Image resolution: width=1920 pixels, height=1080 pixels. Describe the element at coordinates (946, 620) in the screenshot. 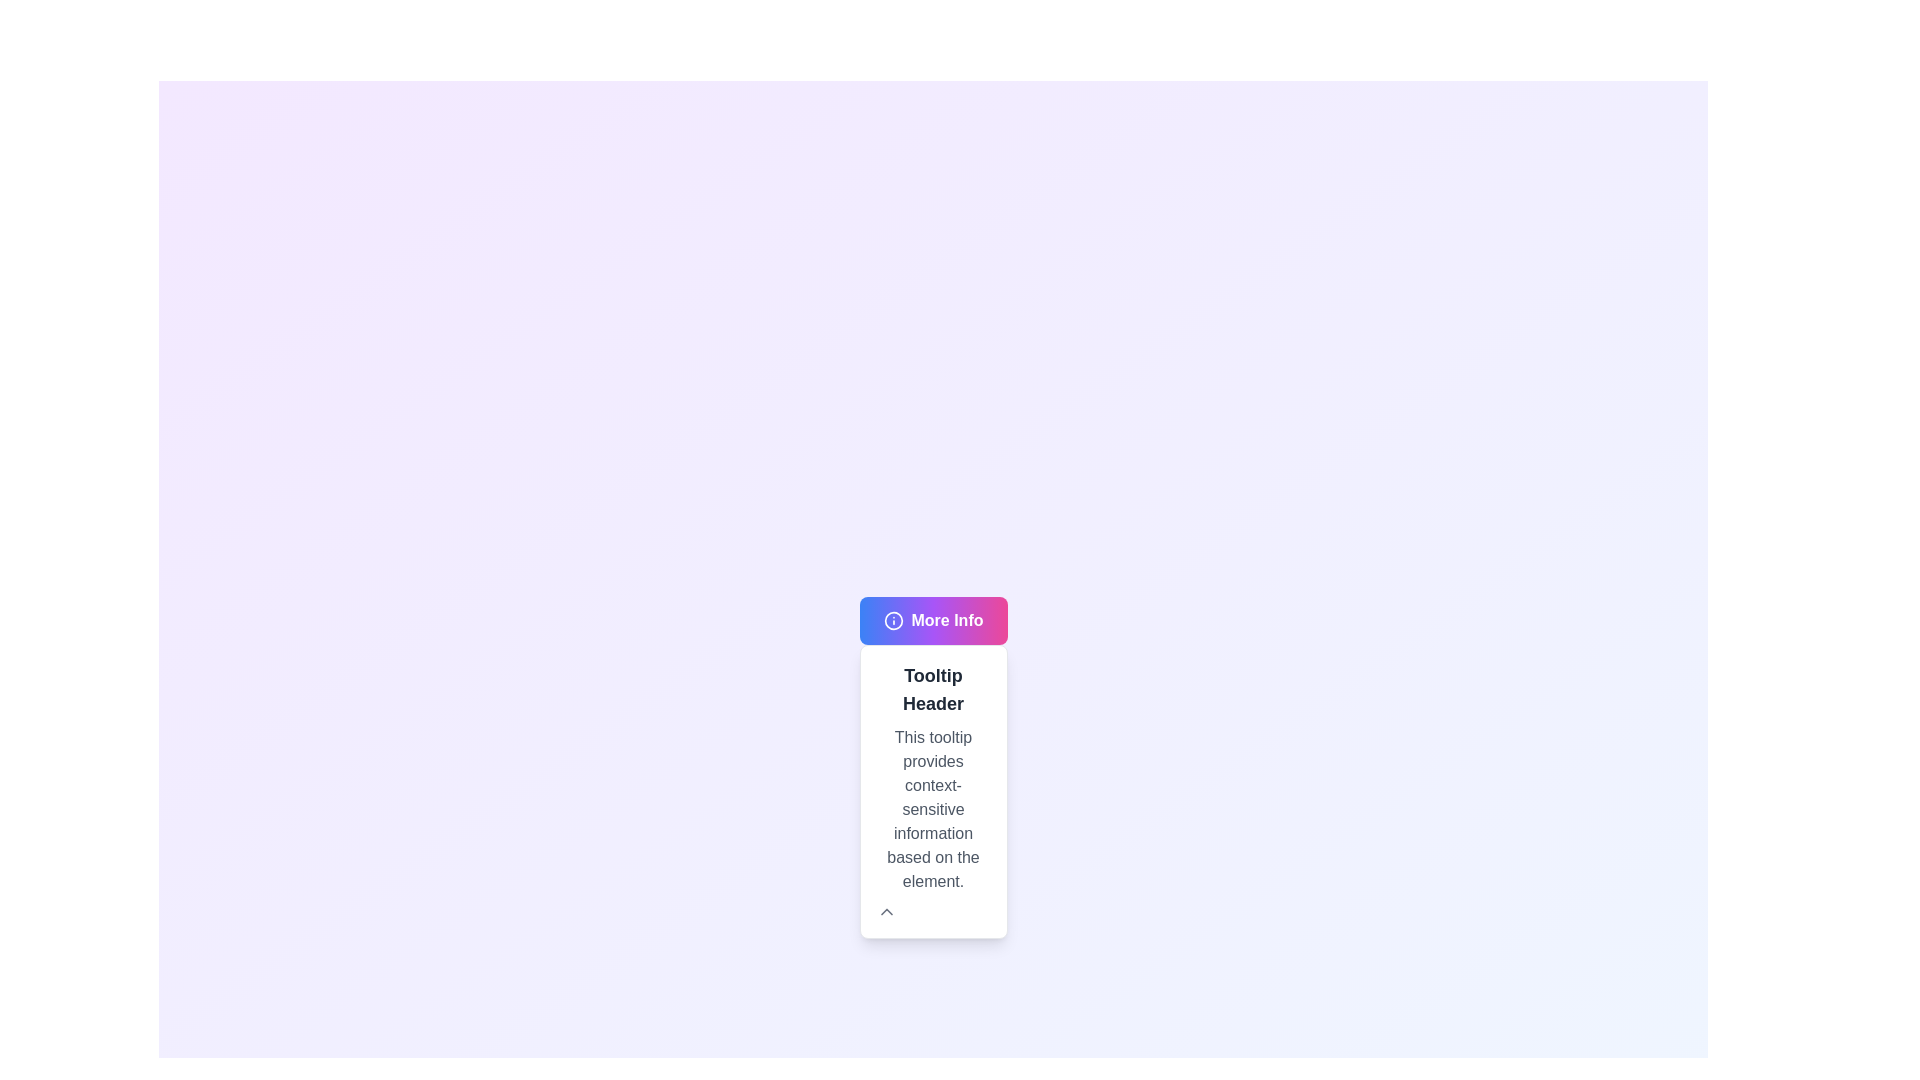

I see `the 'More Info' text label which has a gradient background from blue to pink and is styled with rounded corners, located to the right of an icon within a button in a pop-up feature` at that location.